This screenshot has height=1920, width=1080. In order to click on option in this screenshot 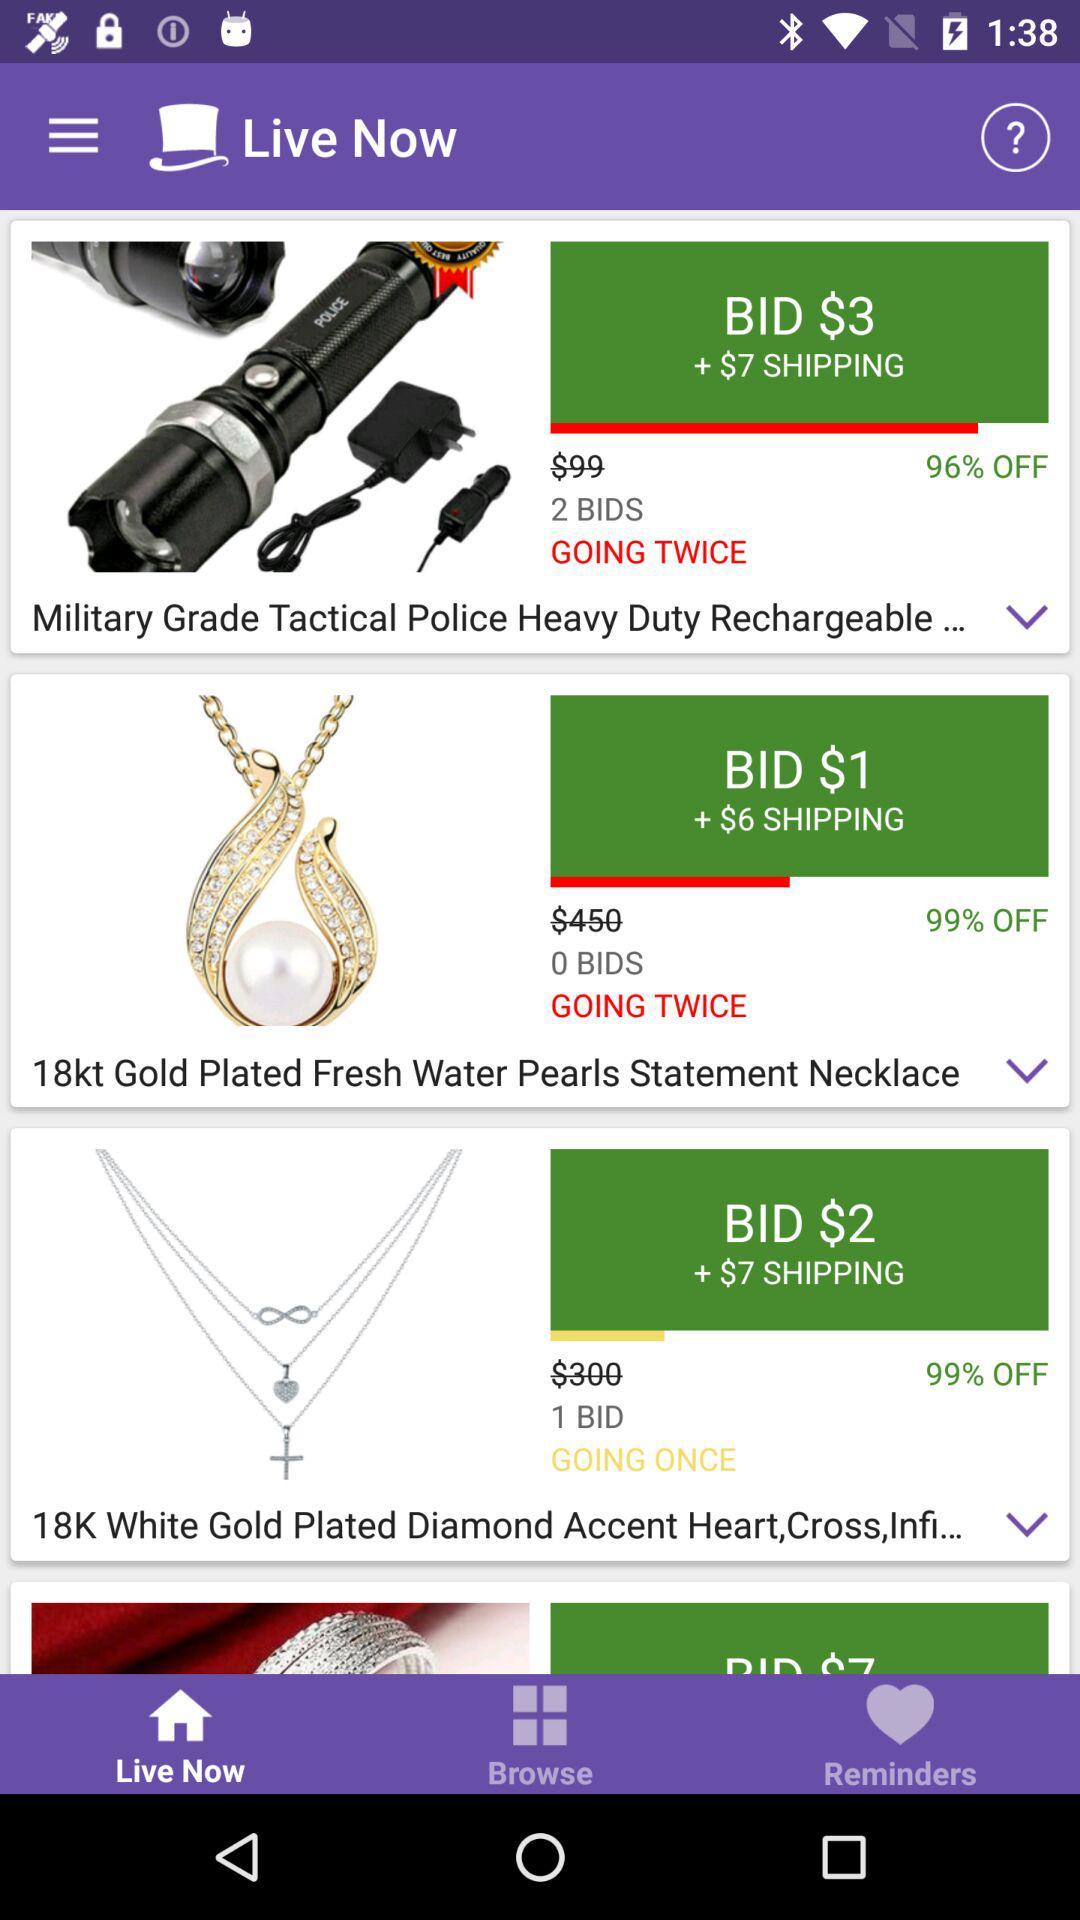, I will do `click(280, 405)`.